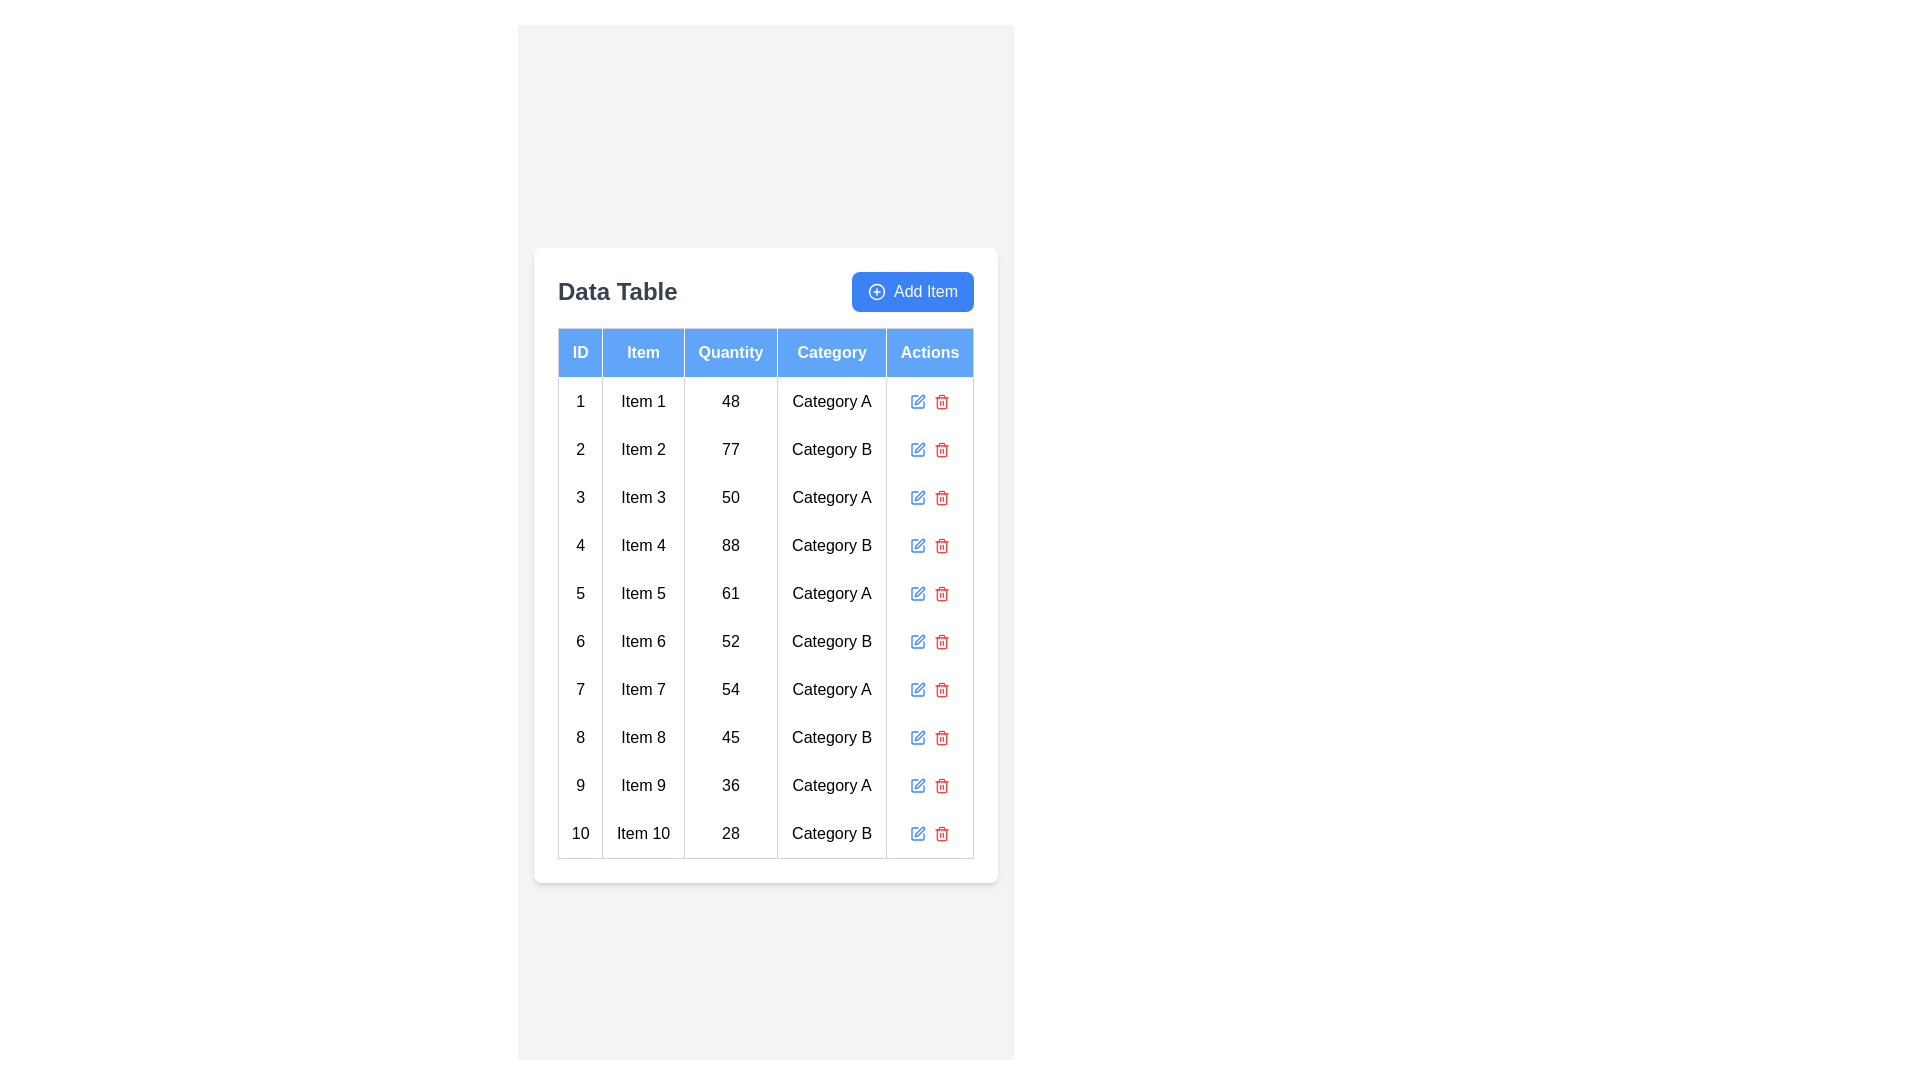 This screenshot has width=1920, height=1080. What do you see at coordinates (941, 688) in the screenshot?
I see `the delete button in the 'Actions' column of the table for 'Item 7'` at bounding box center [941, 688].